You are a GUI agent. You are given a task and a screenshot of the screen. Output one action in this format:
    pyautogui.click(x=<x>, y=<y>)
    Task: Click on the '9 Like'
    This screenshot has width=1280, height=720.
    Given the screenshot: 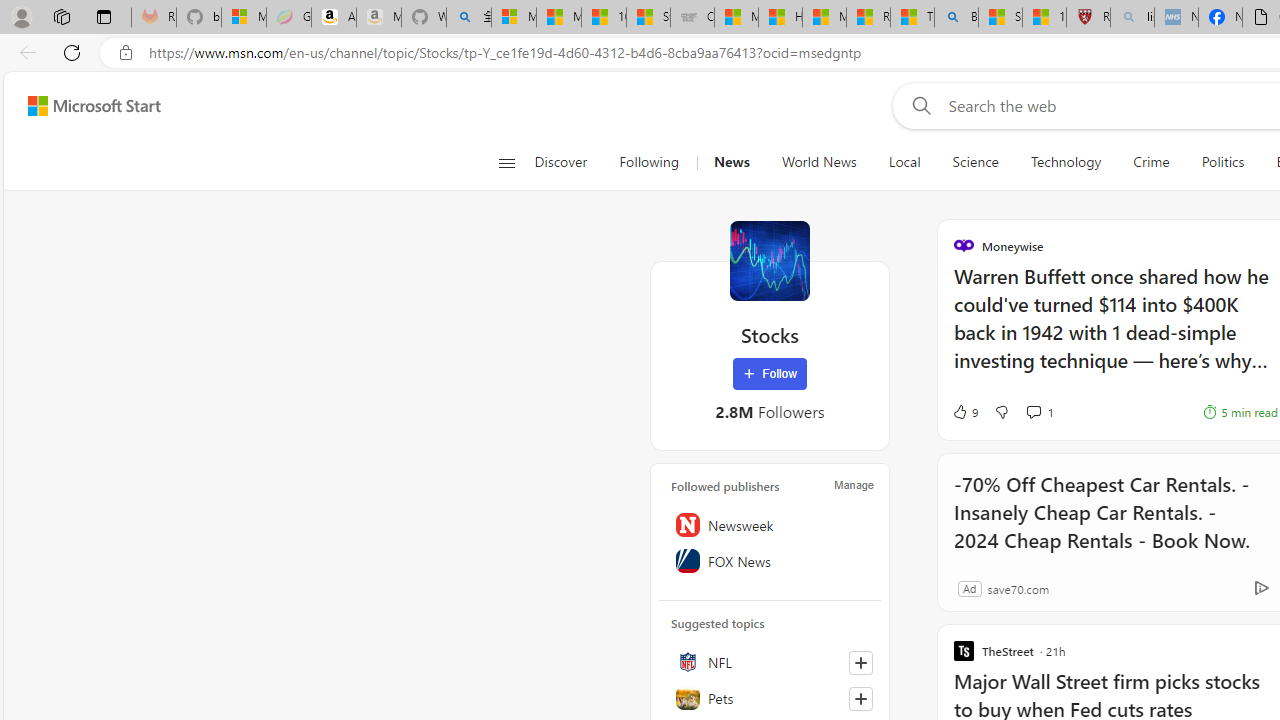 What is the action you would take?
    pyautogui.click(x=964, y=411)
    